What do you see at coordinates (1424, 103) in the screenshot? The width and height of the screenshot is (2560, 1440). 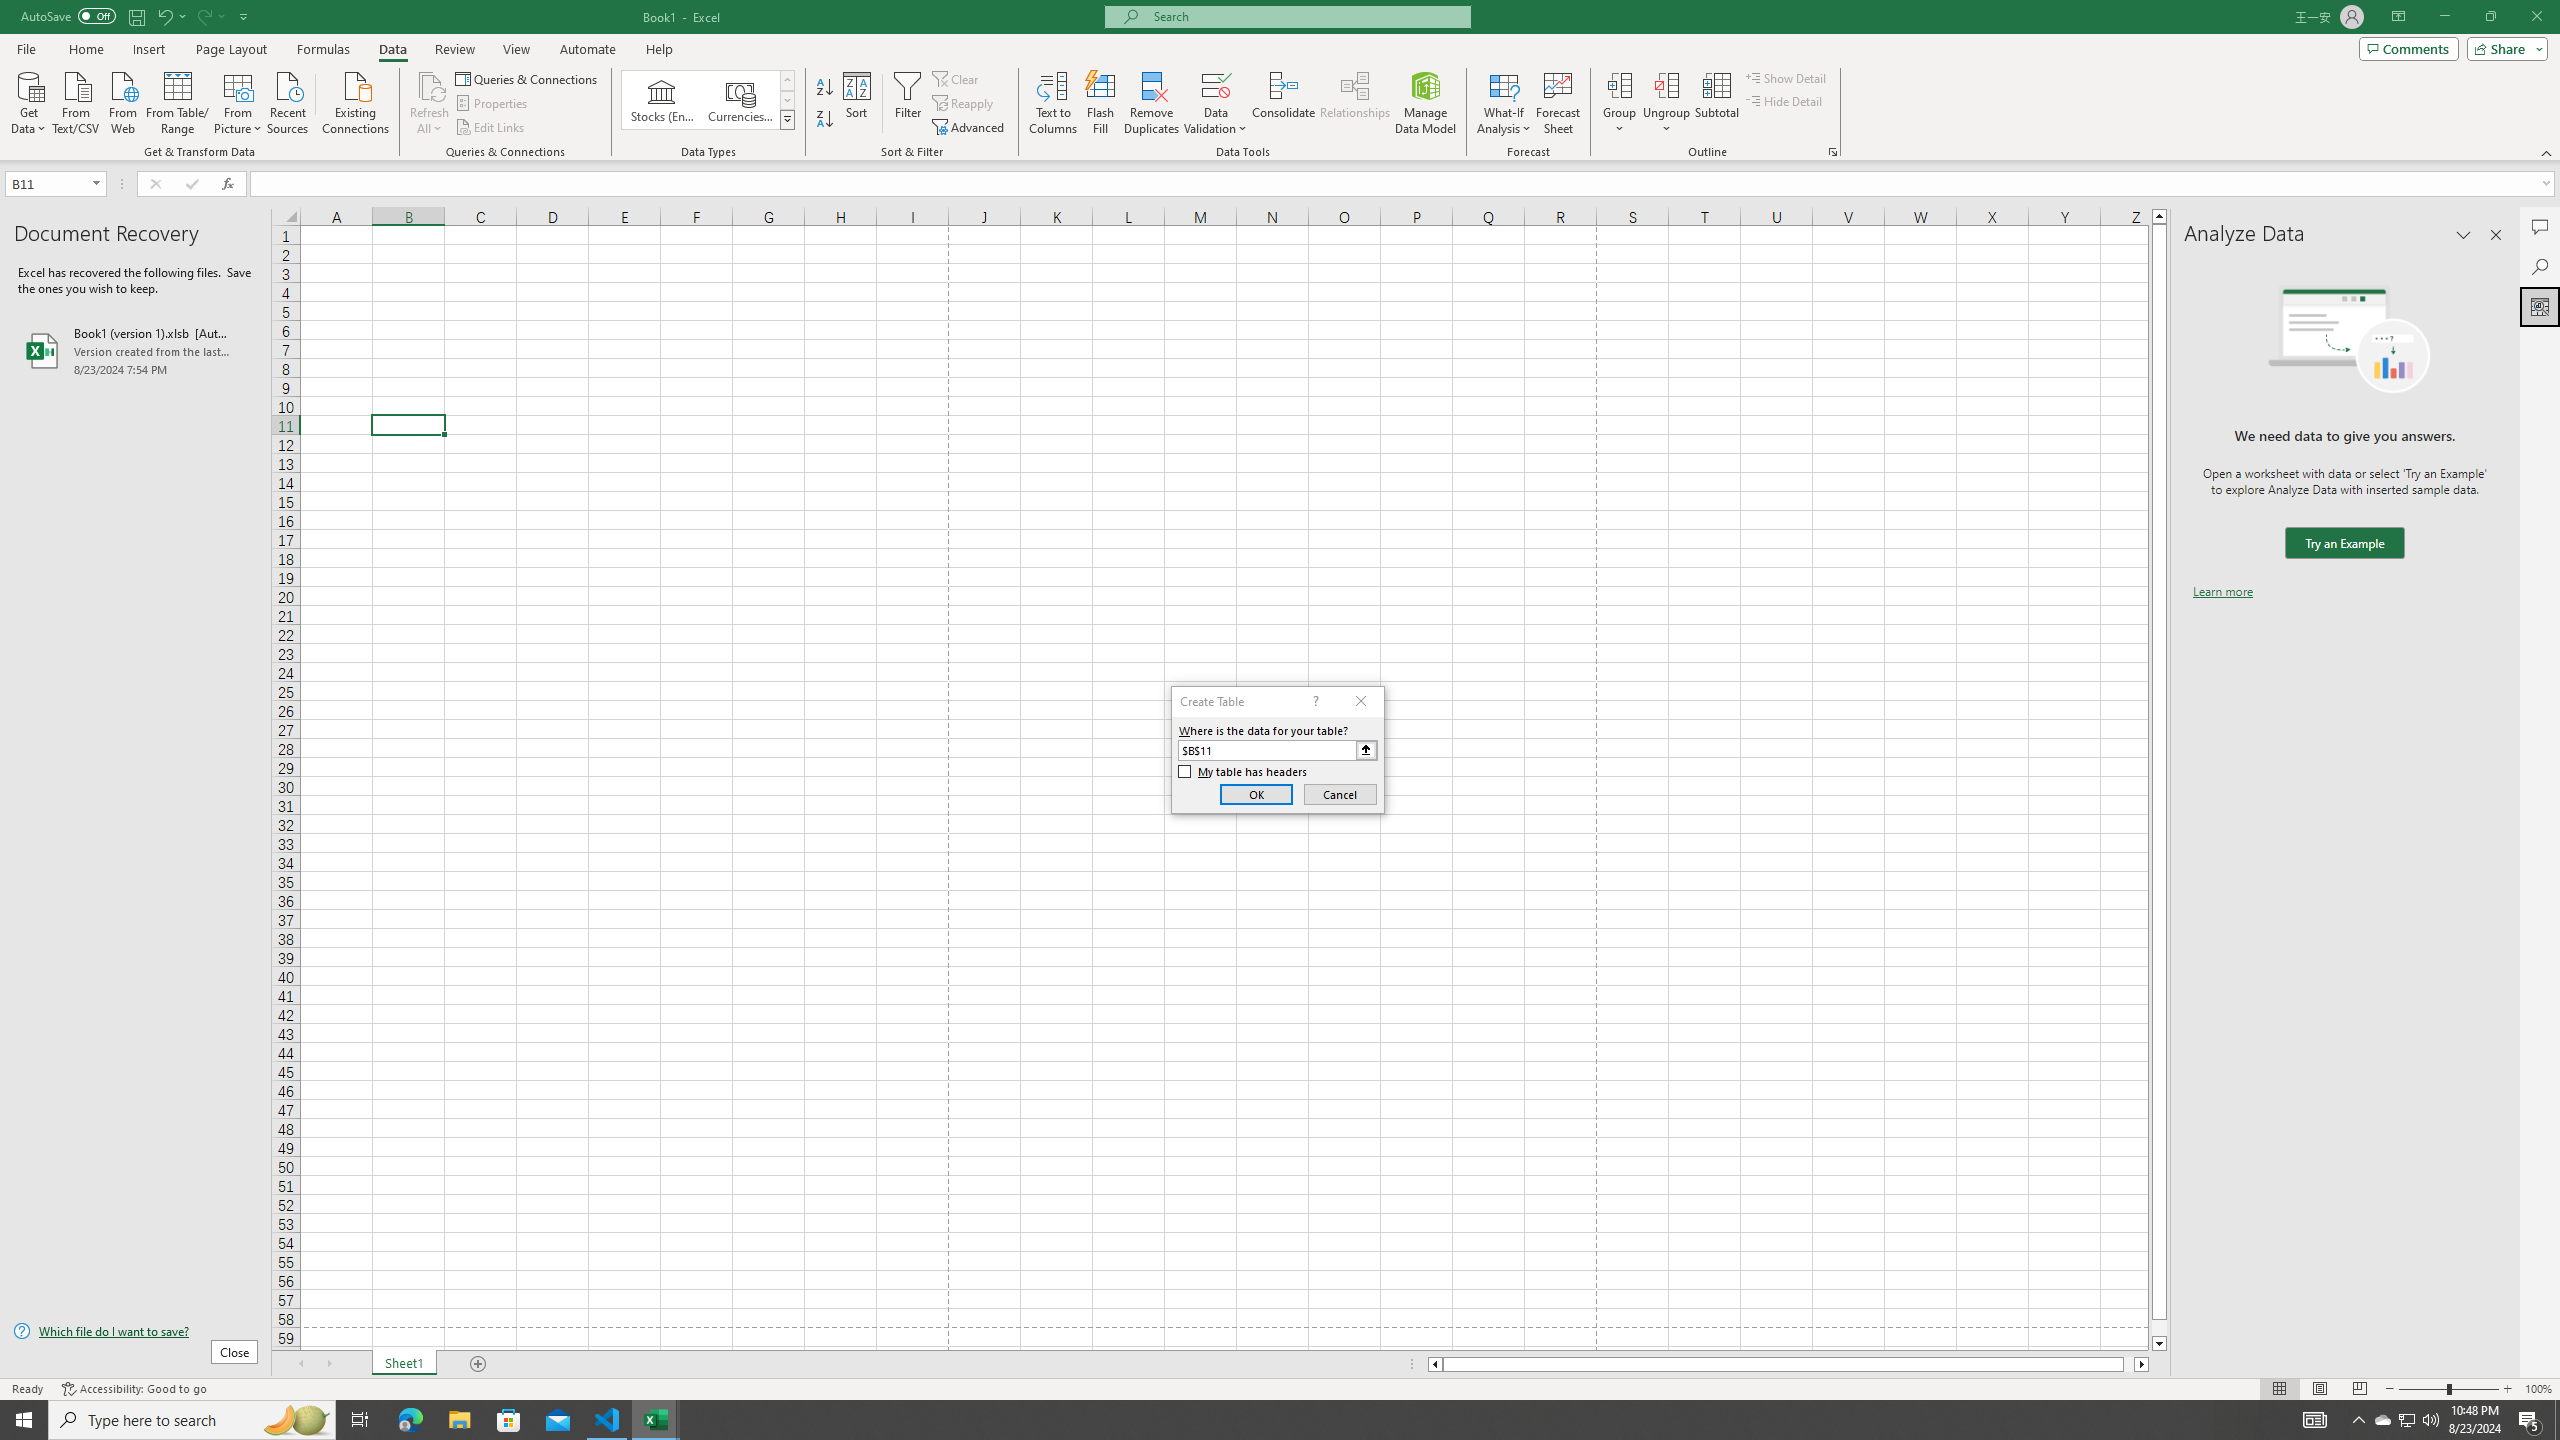 I see `'Manage Data Model'` at bounding box center [1424, 103].